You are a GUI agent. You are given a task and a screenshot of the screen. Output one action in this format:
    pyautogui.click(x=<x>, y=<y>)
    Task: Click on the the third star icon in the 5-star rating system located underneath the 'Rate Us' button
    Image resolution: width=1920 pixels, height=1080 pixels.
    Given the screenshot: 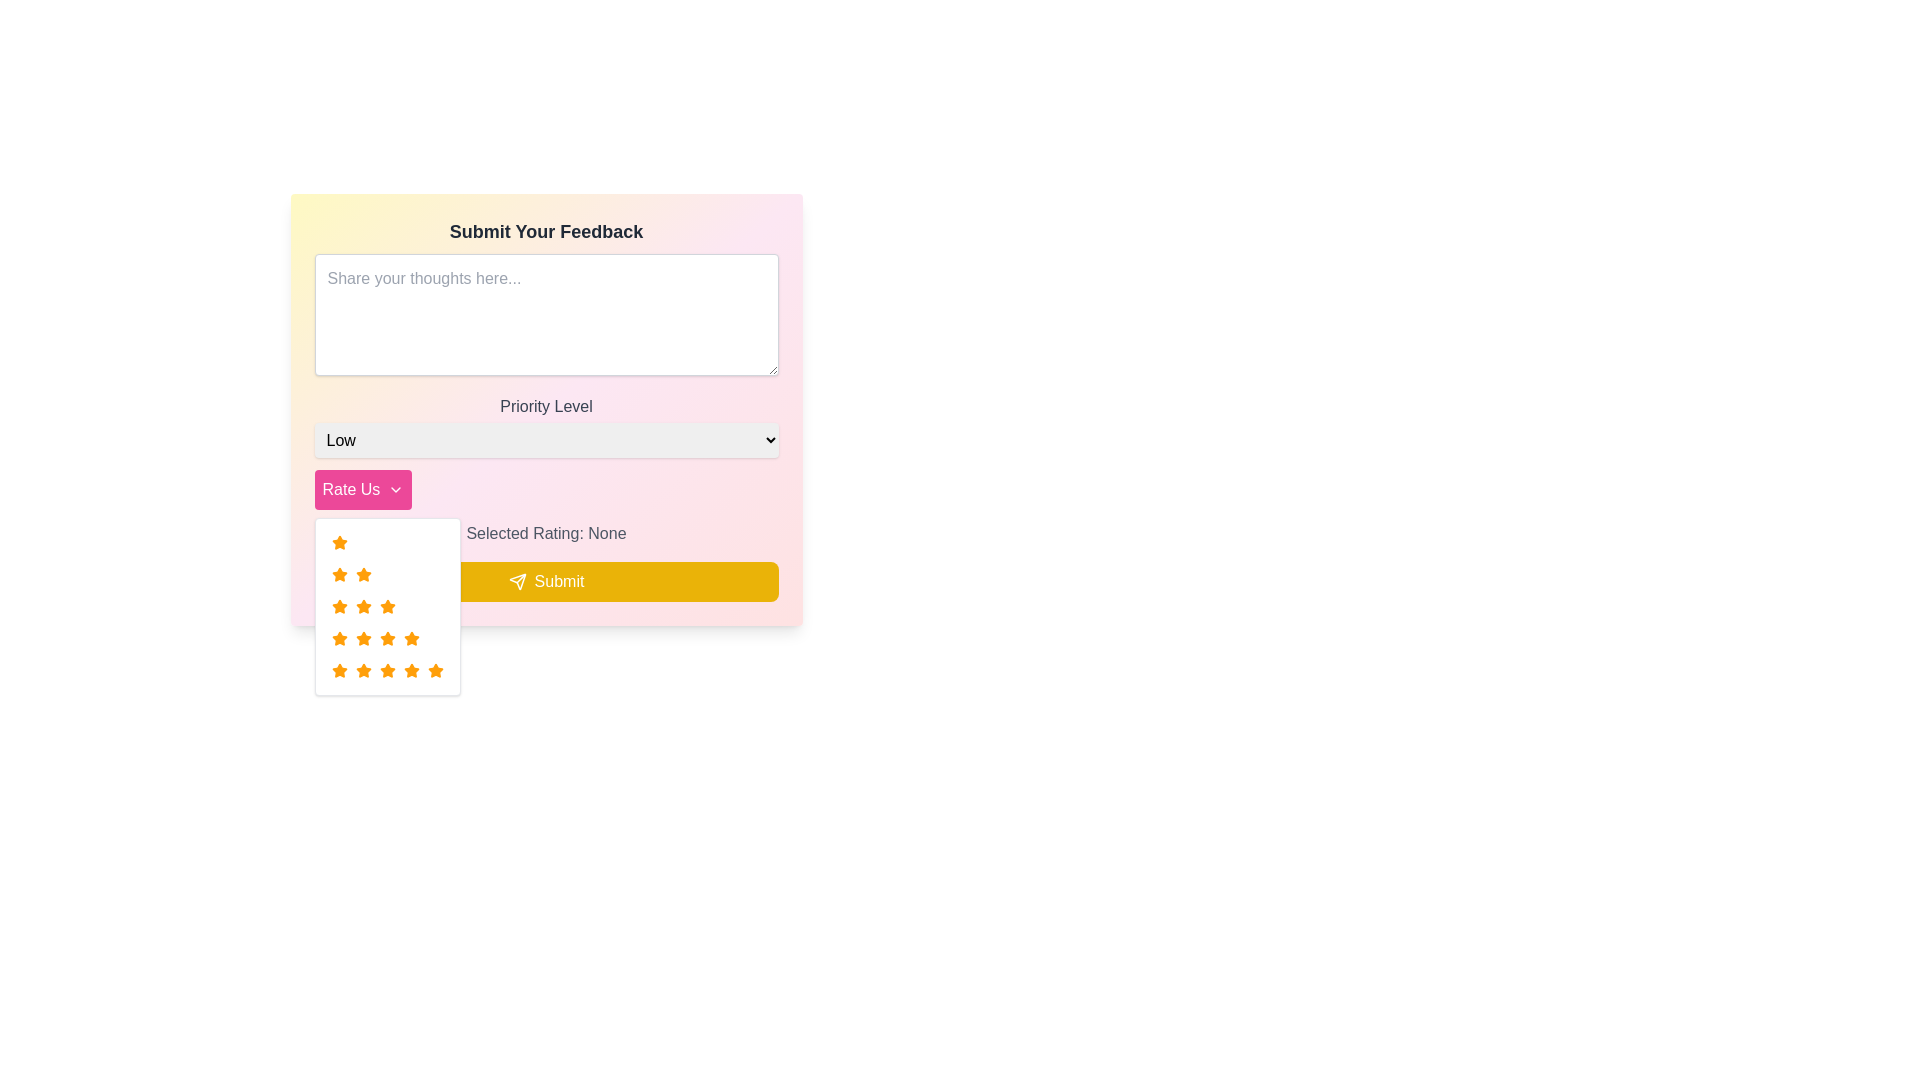 What is the action you would take?
    pyautogui.click(x=363, y=639)
    